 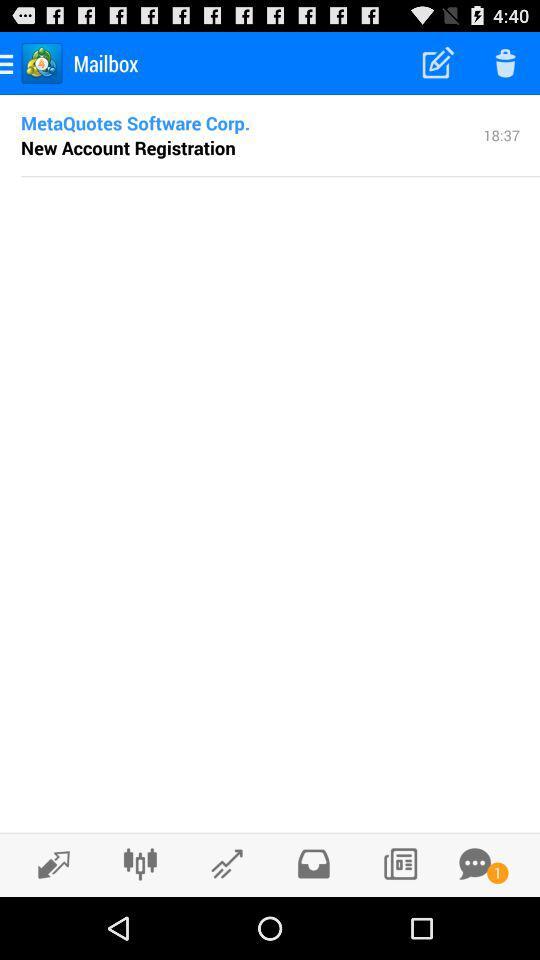 What do you see at coordinates (500, 133) in the screenshot?
I see `the 18:37 icon` at bounding box center [500, 133].